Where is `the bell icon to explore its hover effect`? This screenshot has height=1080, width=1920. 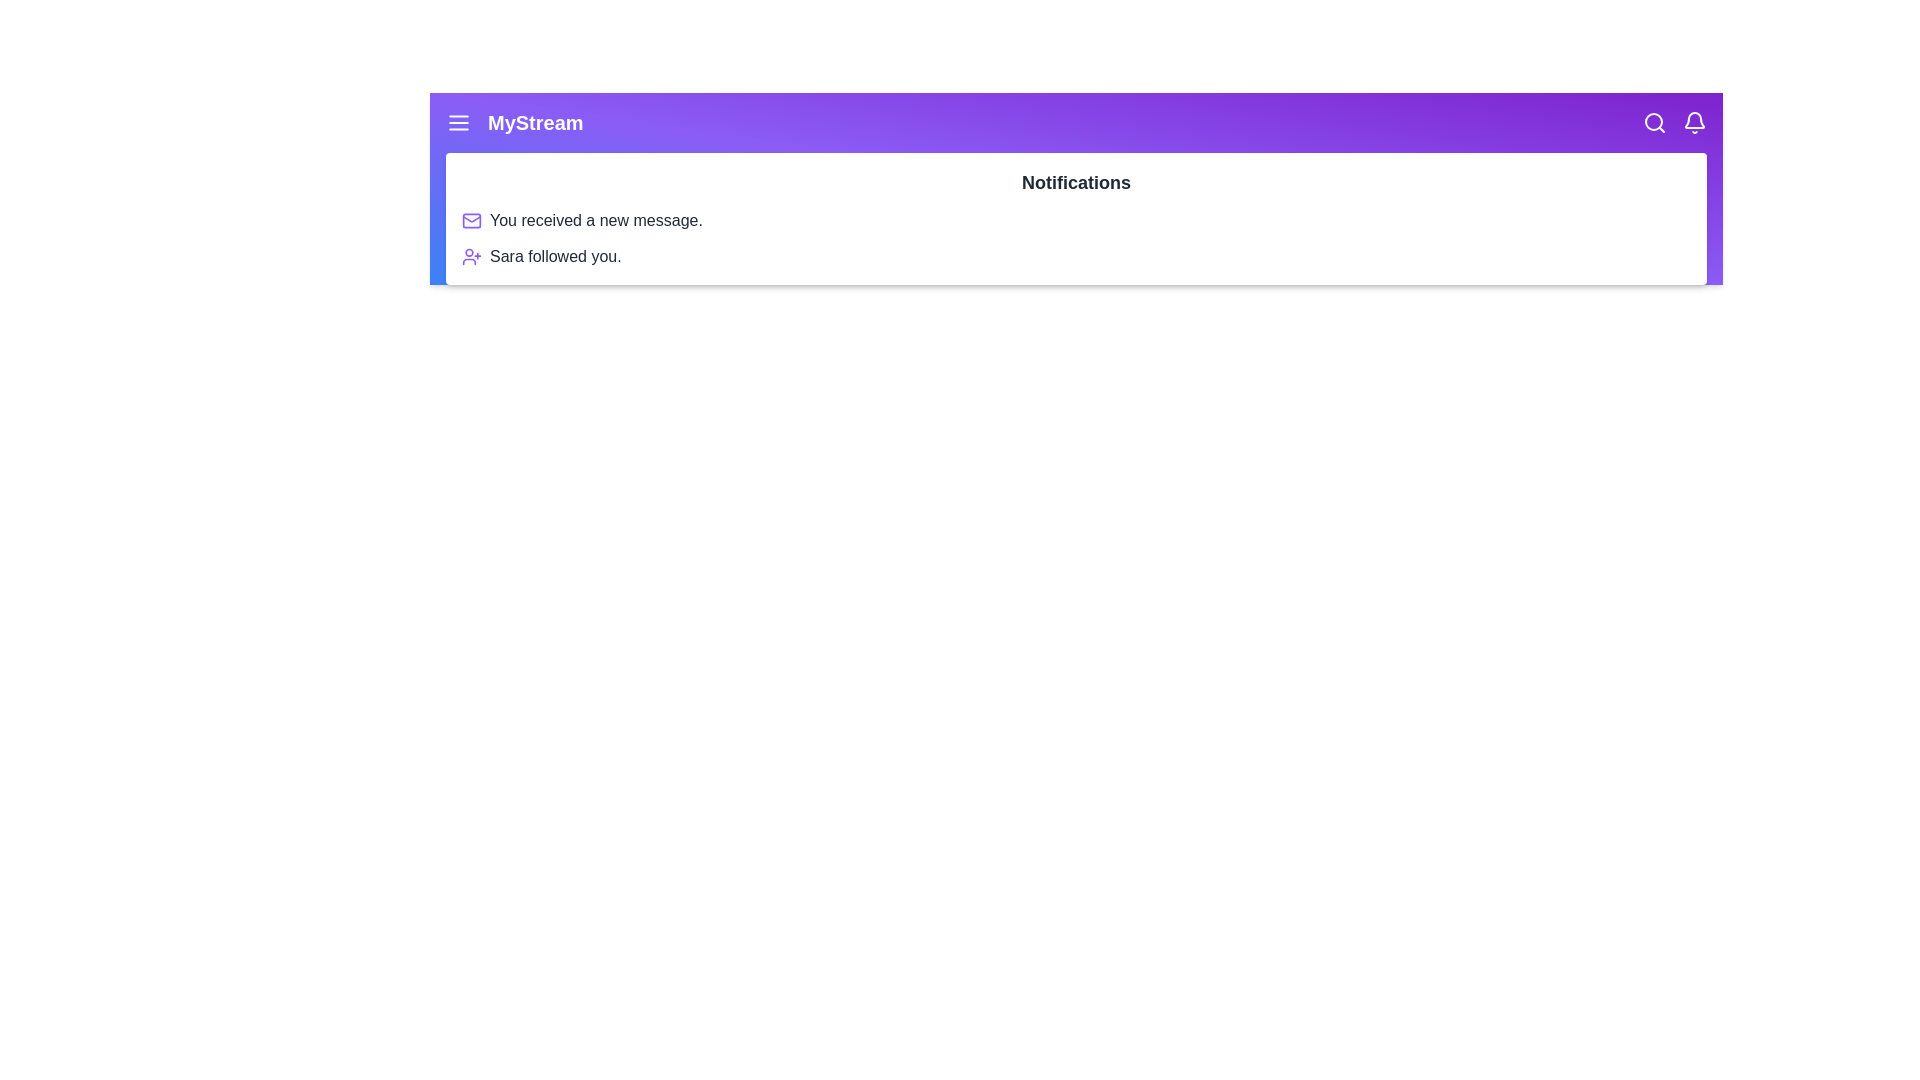 the bell icon to explore its hover effect is located at coordinates (1693, 123).